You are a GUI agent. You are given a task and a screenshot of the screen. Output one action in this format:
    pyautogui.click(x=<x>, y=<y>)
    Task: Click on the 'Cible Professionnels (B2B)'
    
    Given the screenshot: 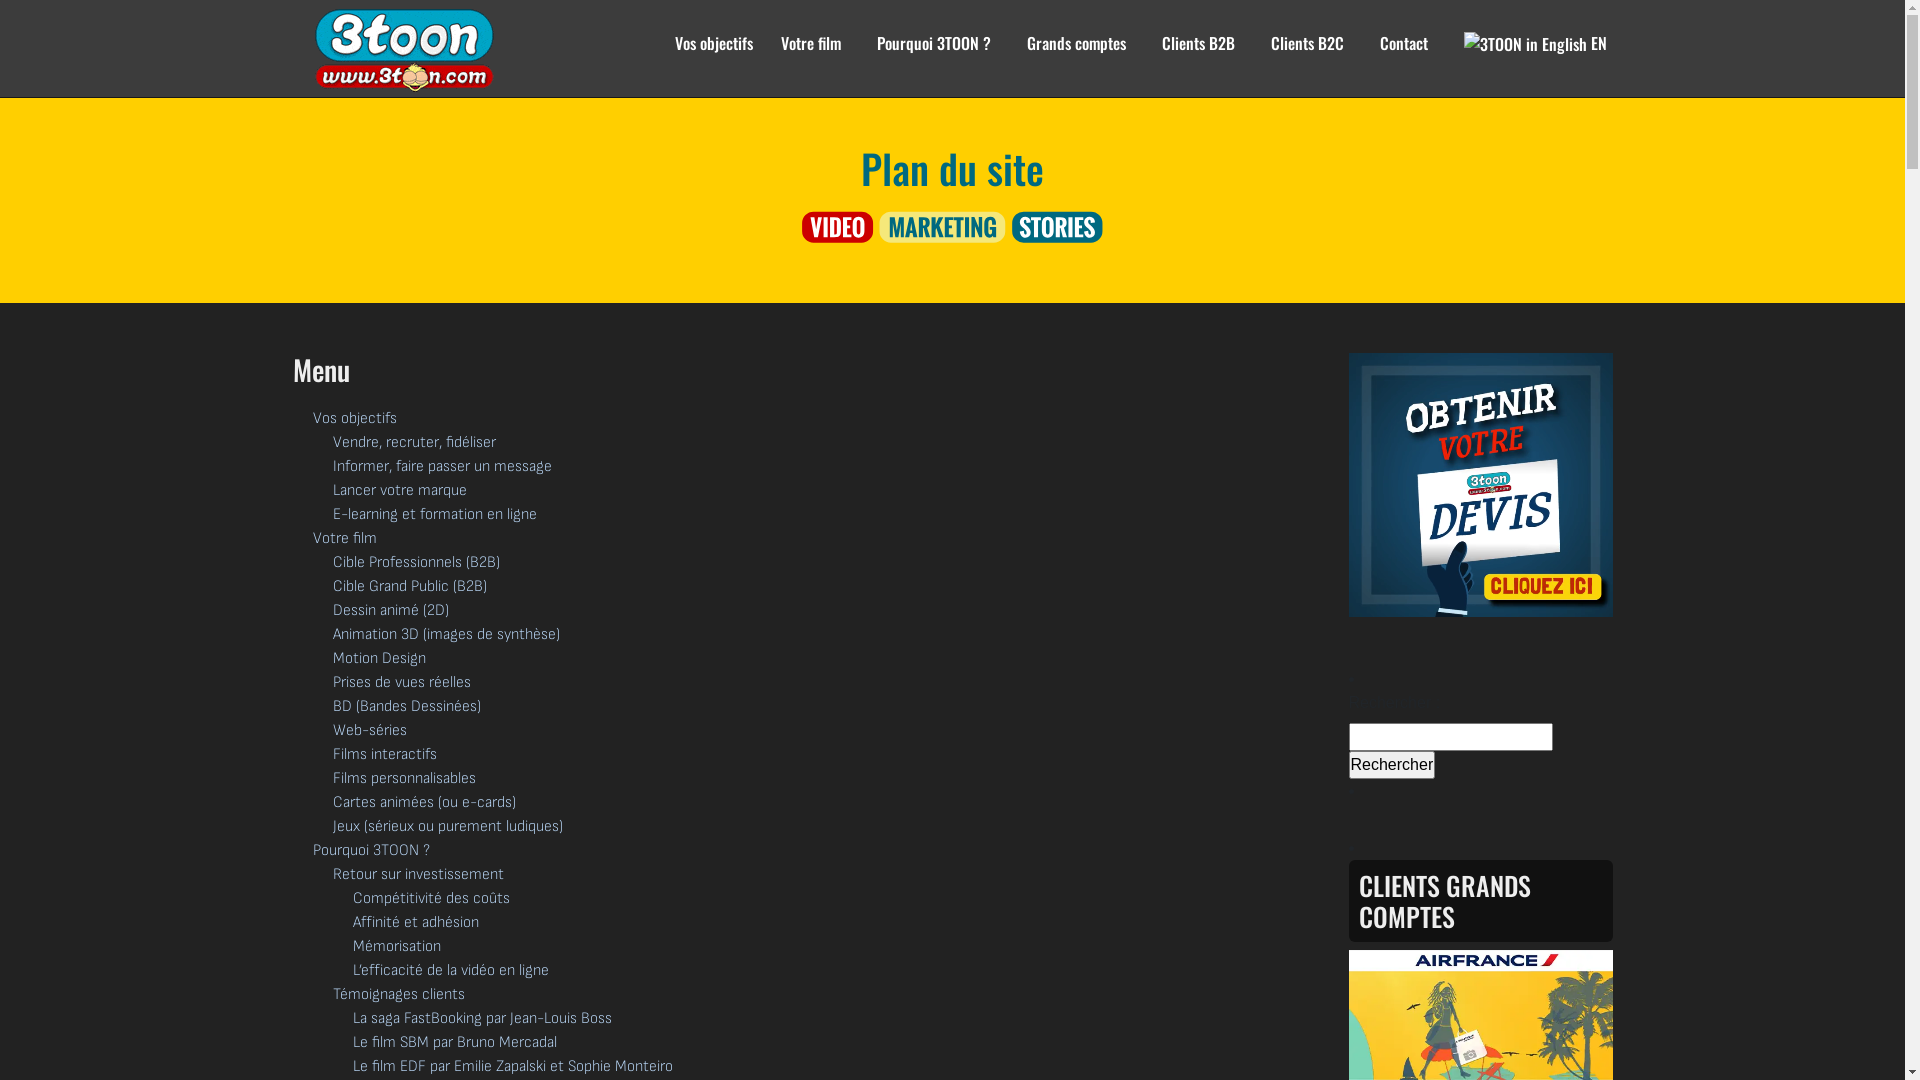 What is the action you would take?
    pyautogui.click(x=414, y=562)
    